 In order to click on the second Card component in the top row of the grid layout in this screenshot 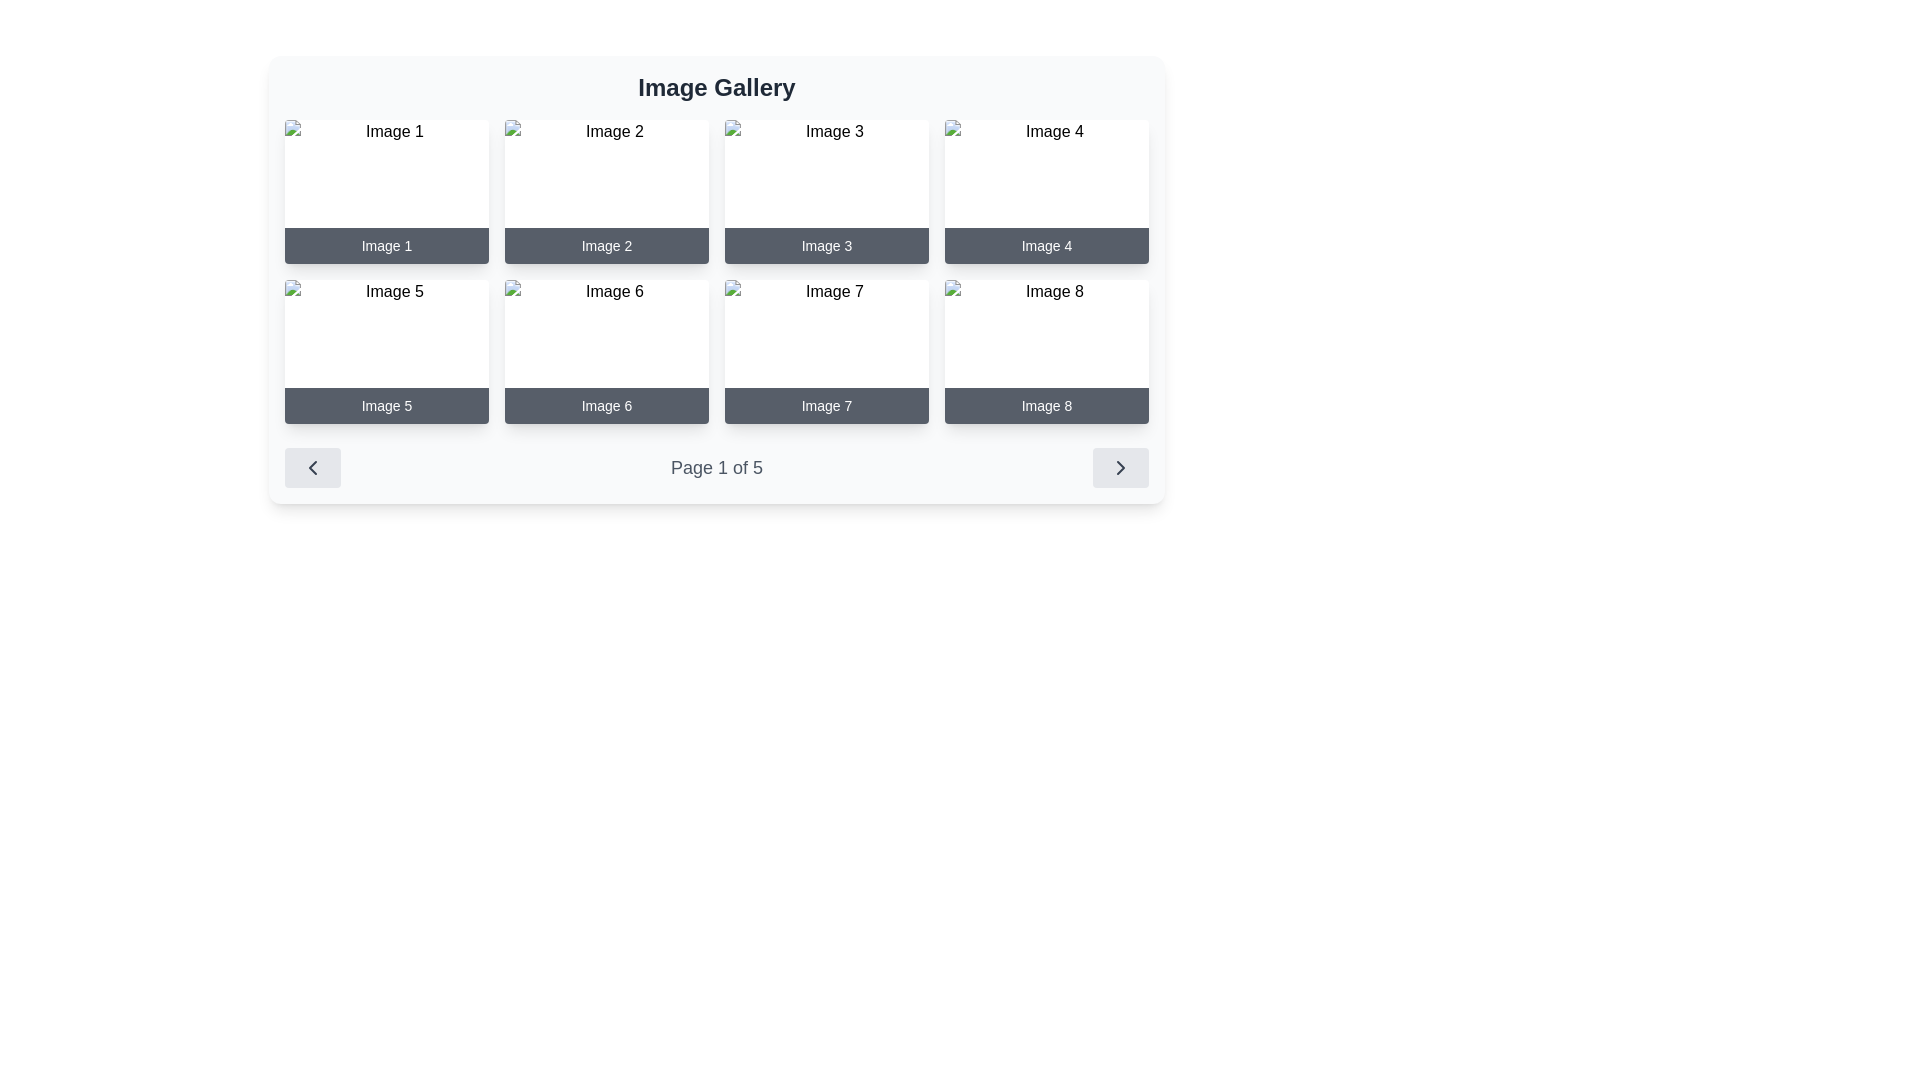, I will do `click(605, 192)`.